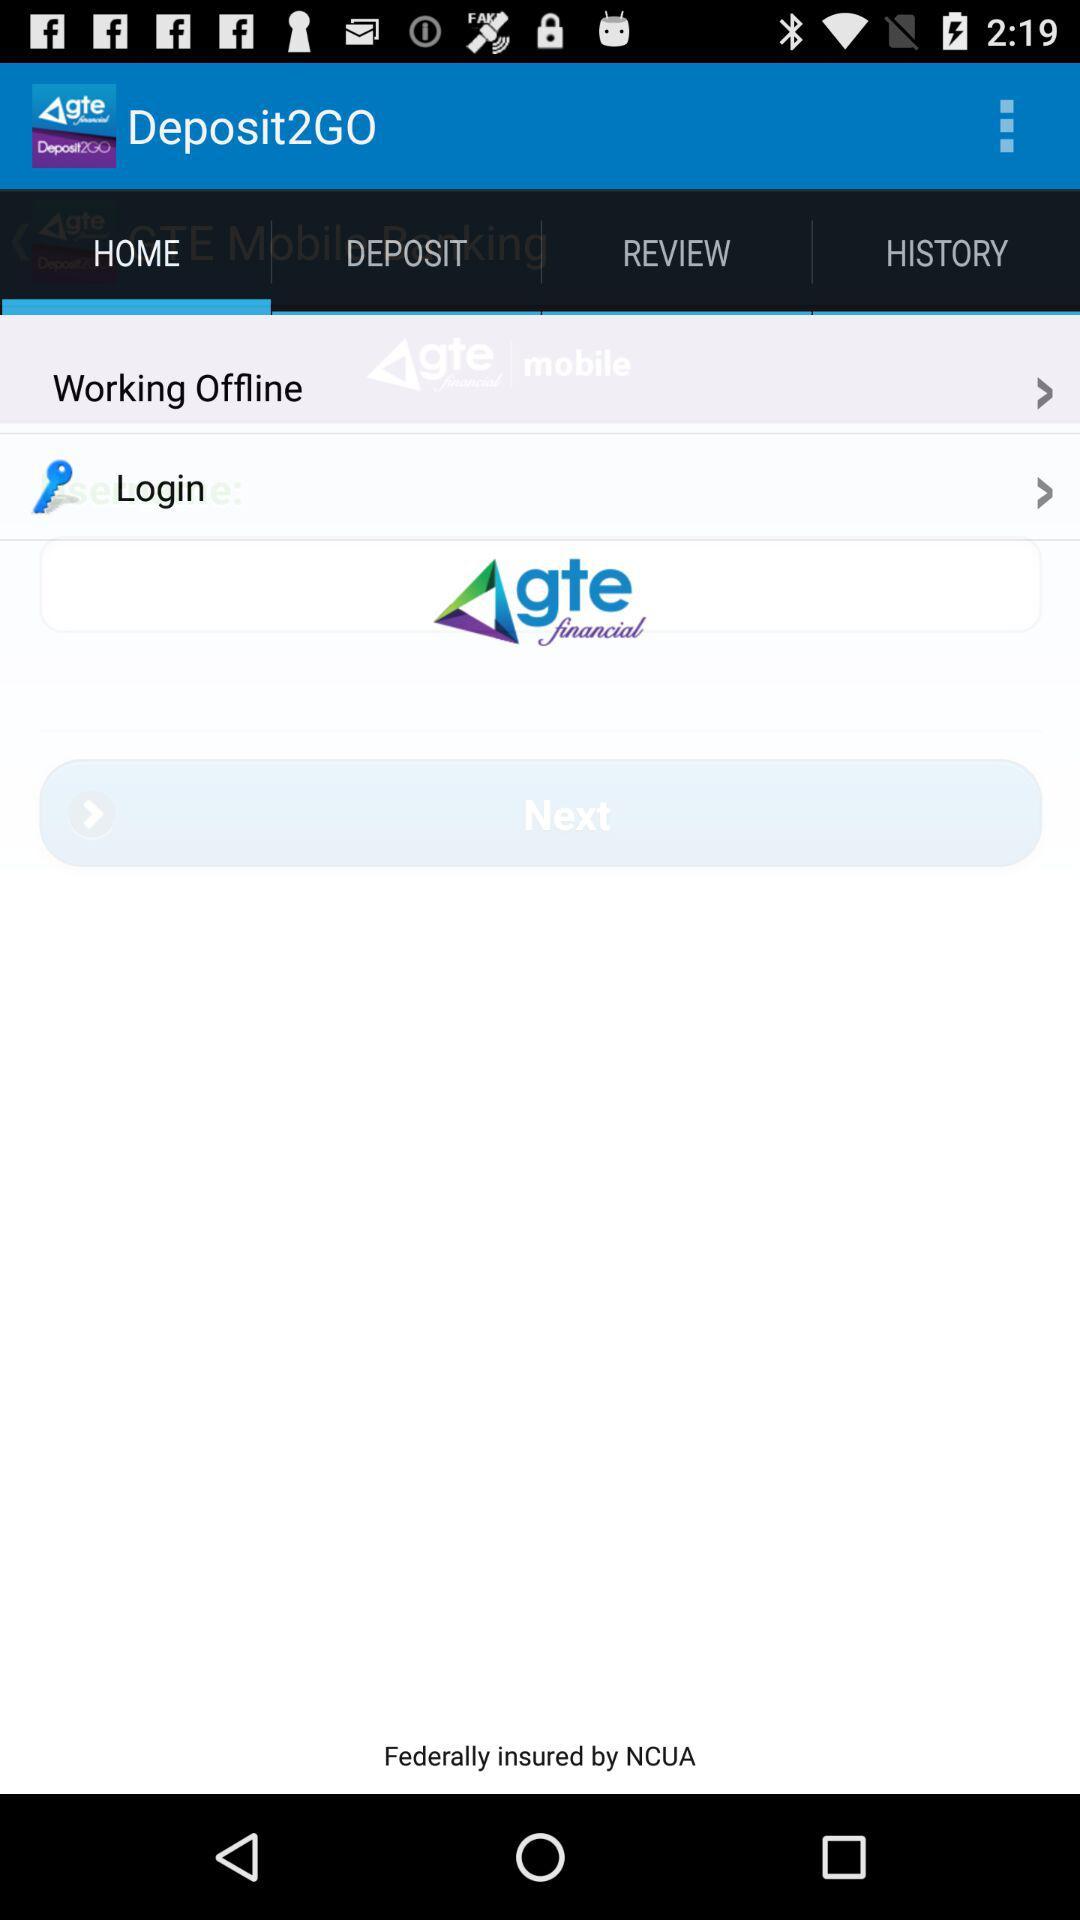  I want to click on home, so click(135, 251).